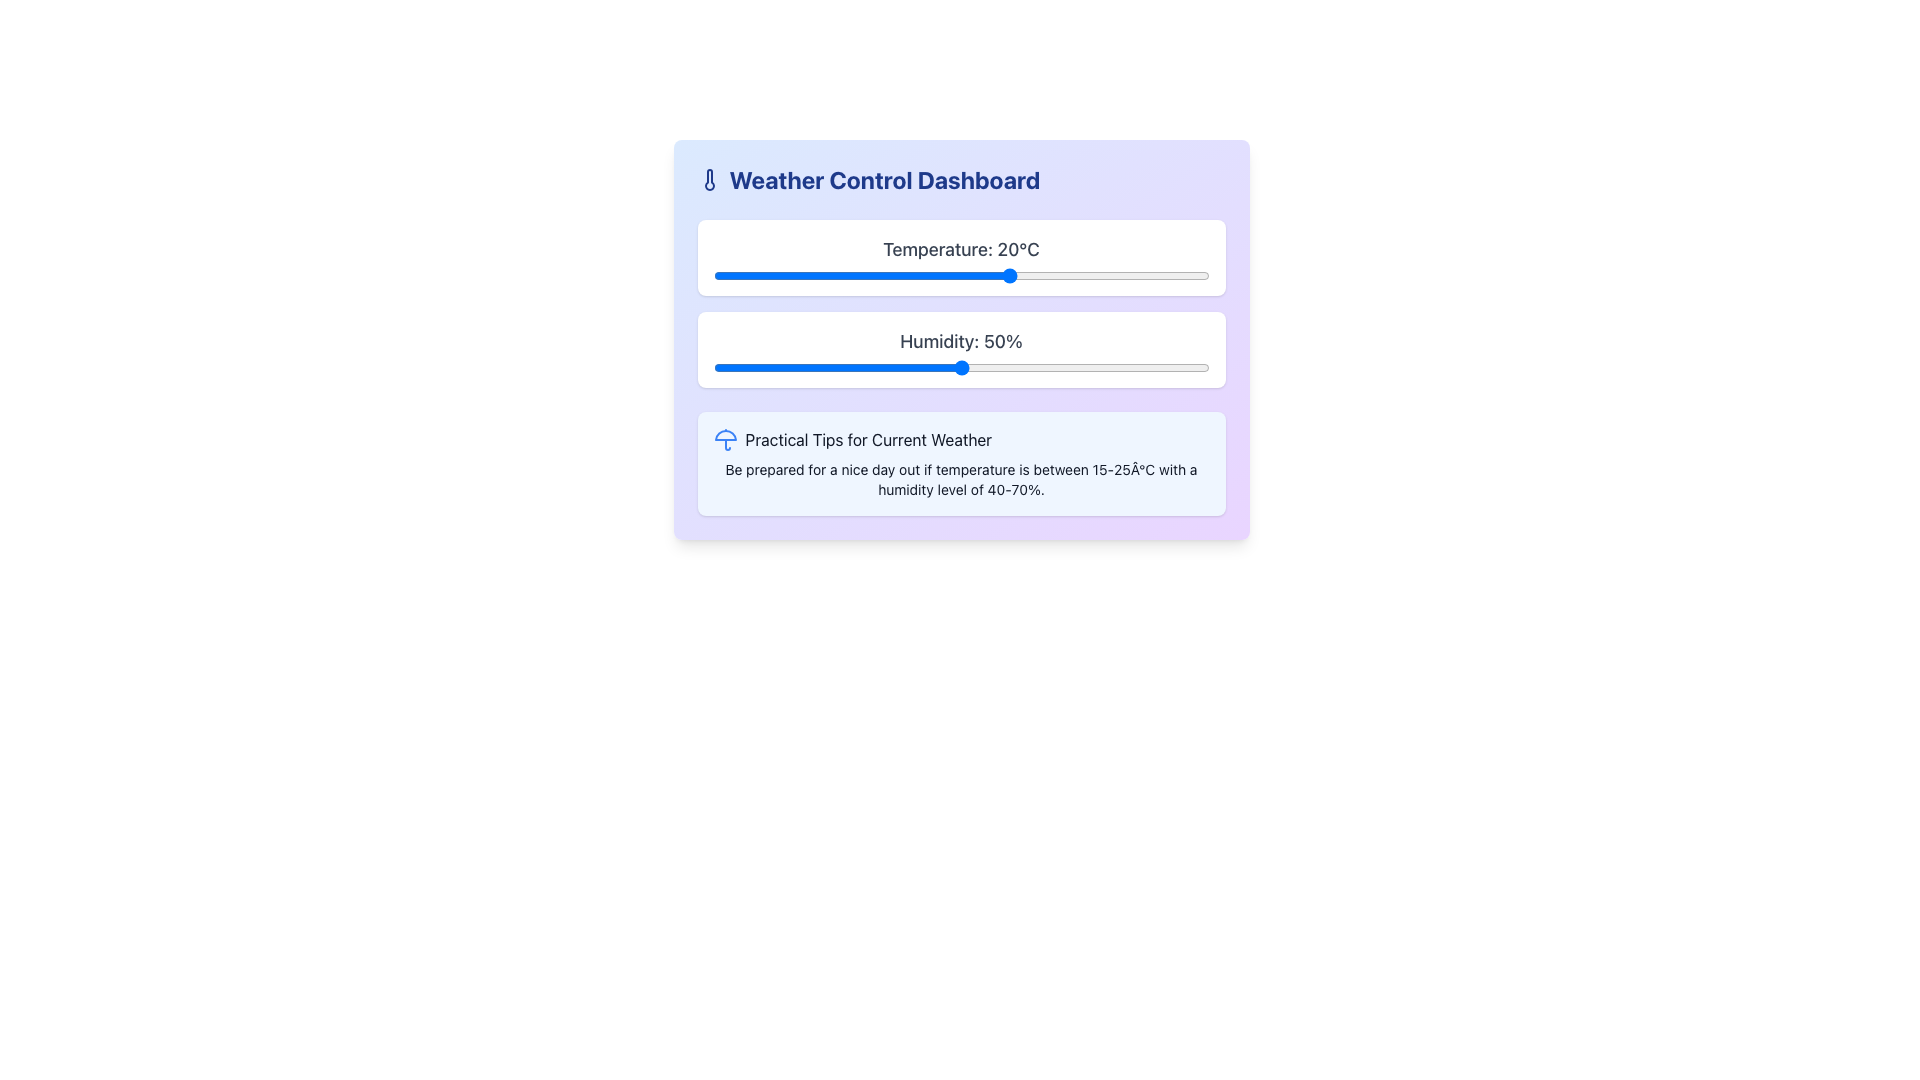 This screenshot has height=1080, width=1920. I want to click on the static text block displaying 'Be prepared for a nice day out if temperature is between 15-25°C with a humidity level of 40-70%.' which is located below the heading 'Practical Tips for Current Weather', so click(961, 479).